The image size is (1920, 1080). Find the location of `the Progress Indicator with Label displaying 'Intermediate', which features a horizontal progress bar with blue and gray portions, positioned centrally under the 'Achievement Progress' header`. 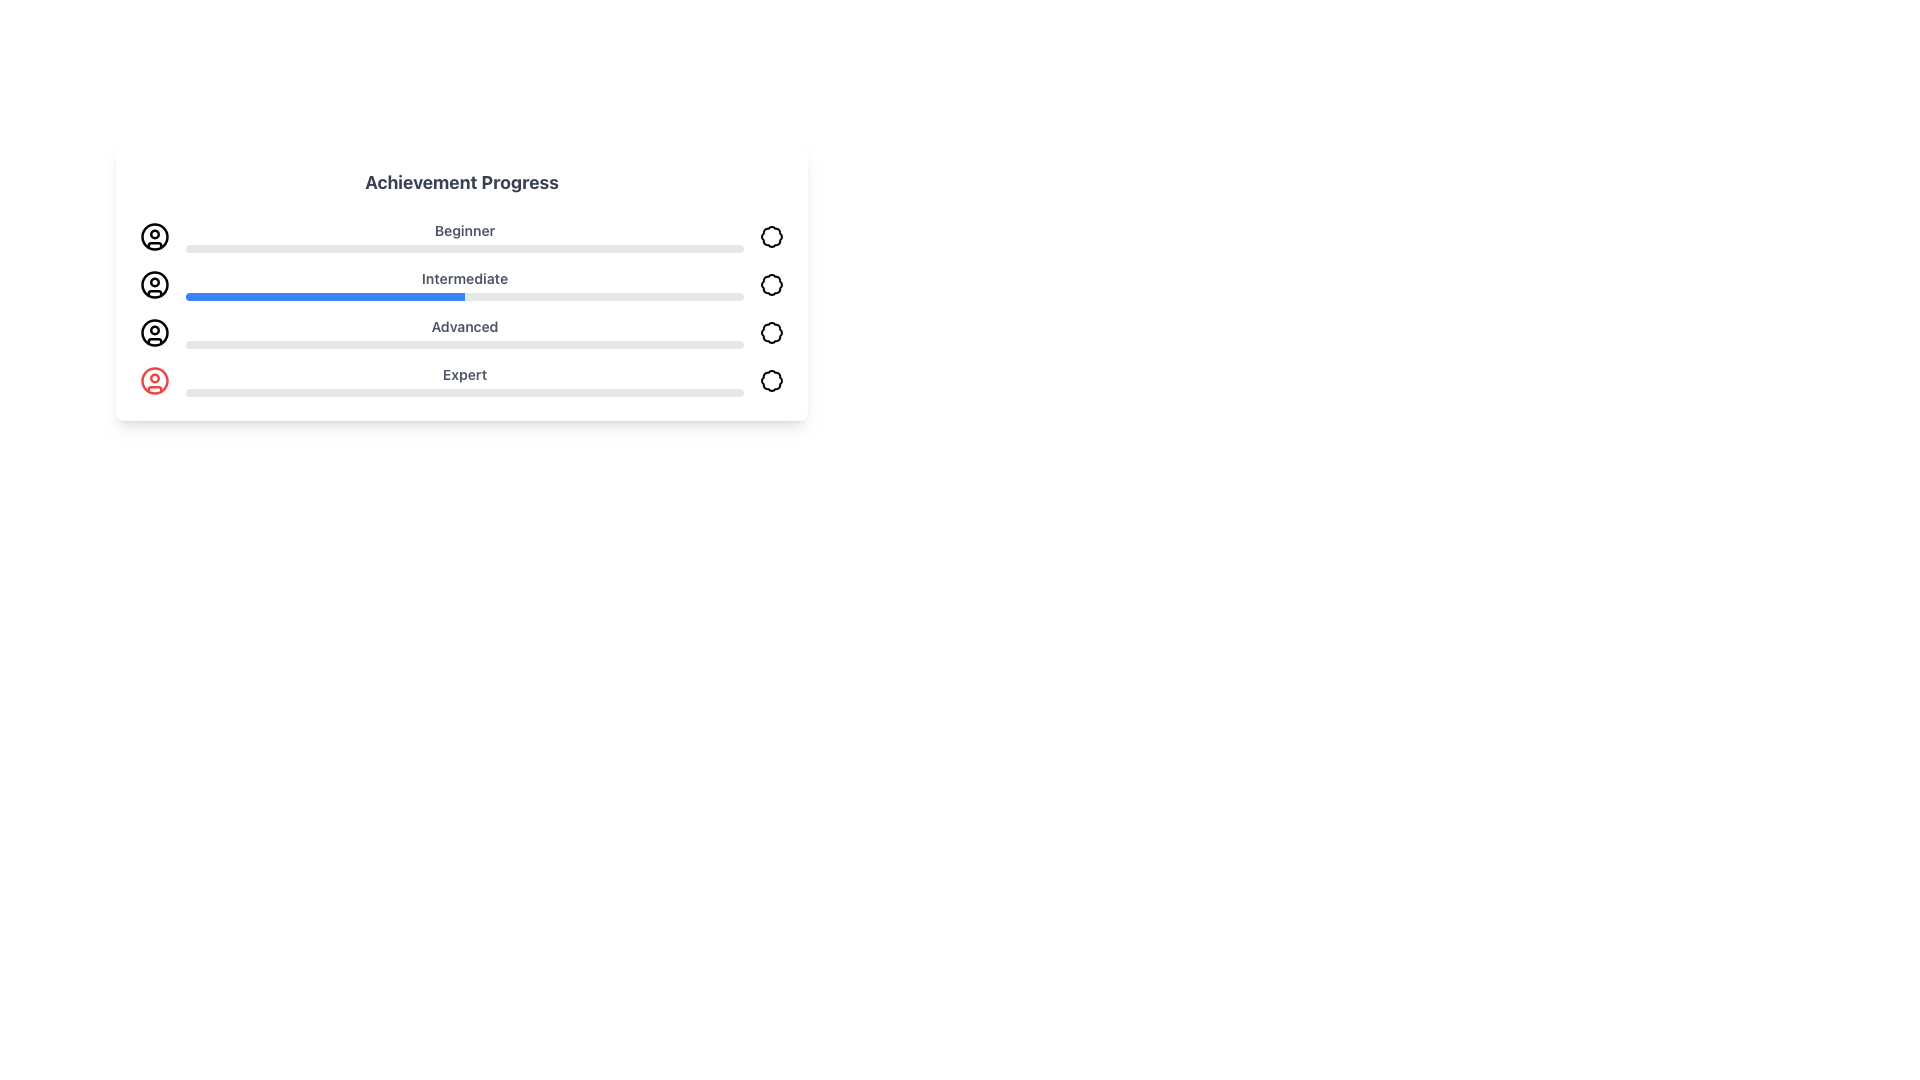

the Progress Indicator with Label displaying 'Intermediate', which features a horizontal progress bar with blue and gray portions, positioned centrally under the 'Achievement Progress' header is located at coordinates (464, 285).